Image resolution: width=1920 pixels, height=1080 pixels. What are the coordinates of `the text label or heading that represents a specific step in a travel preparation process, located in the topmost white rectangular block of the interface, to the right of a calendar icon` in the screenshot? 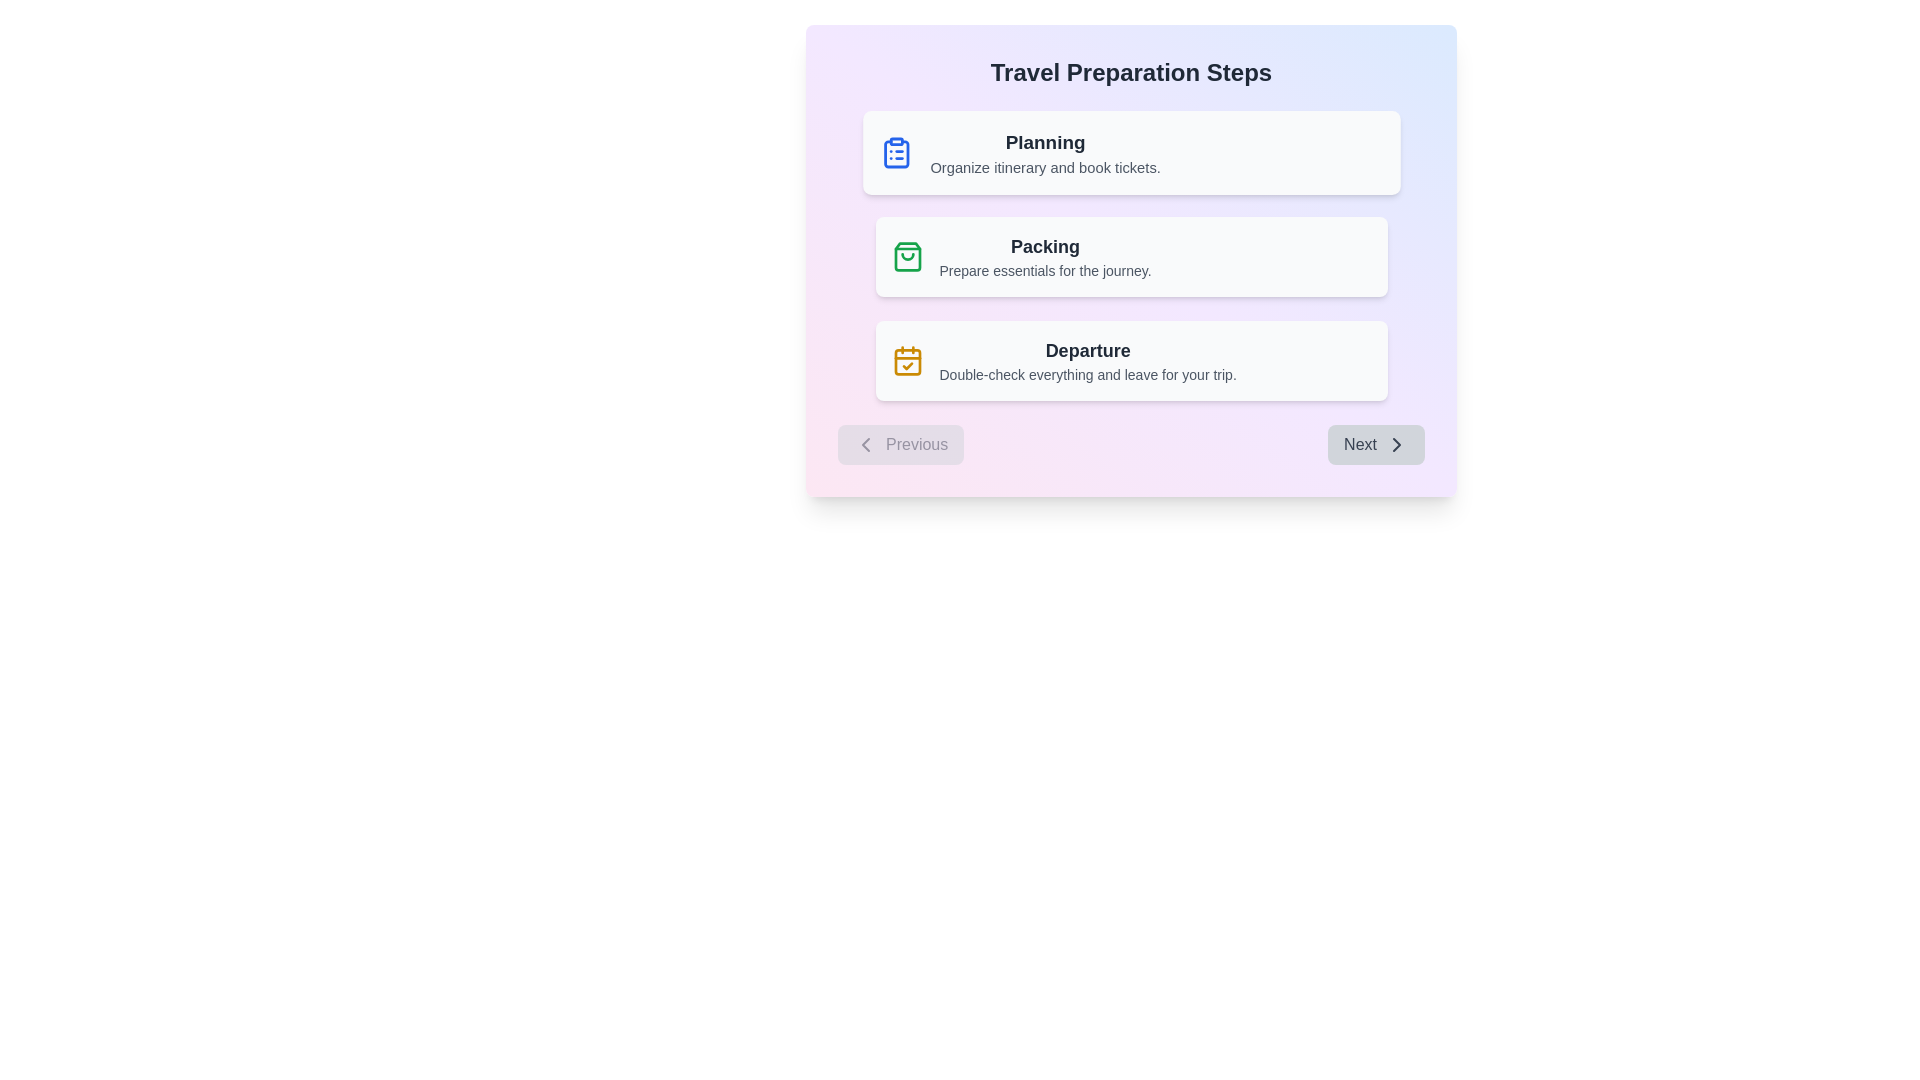 It's located at (1044, 141).